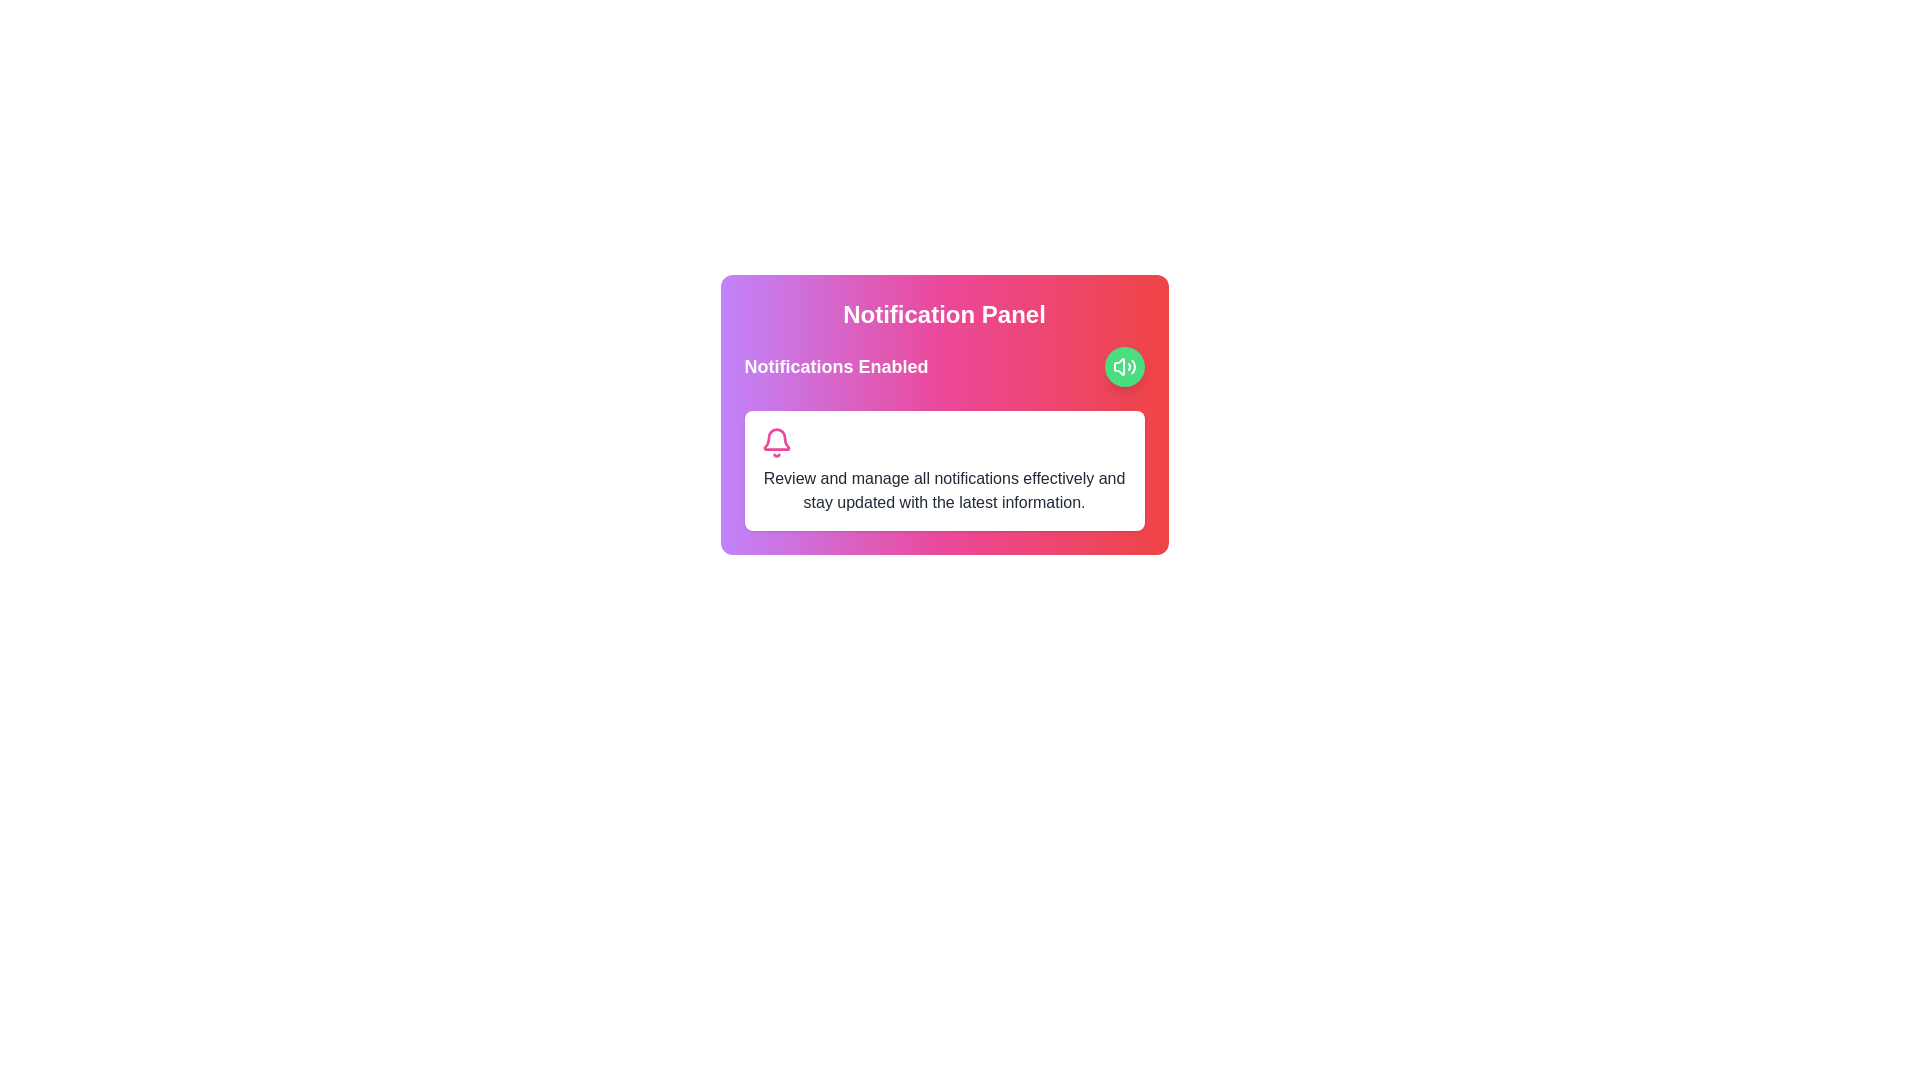 The image size is (1920, 1080). I want to click on the speaker icon with sound waves located at the top-right corner of the notification panel, so click(1124, 366).